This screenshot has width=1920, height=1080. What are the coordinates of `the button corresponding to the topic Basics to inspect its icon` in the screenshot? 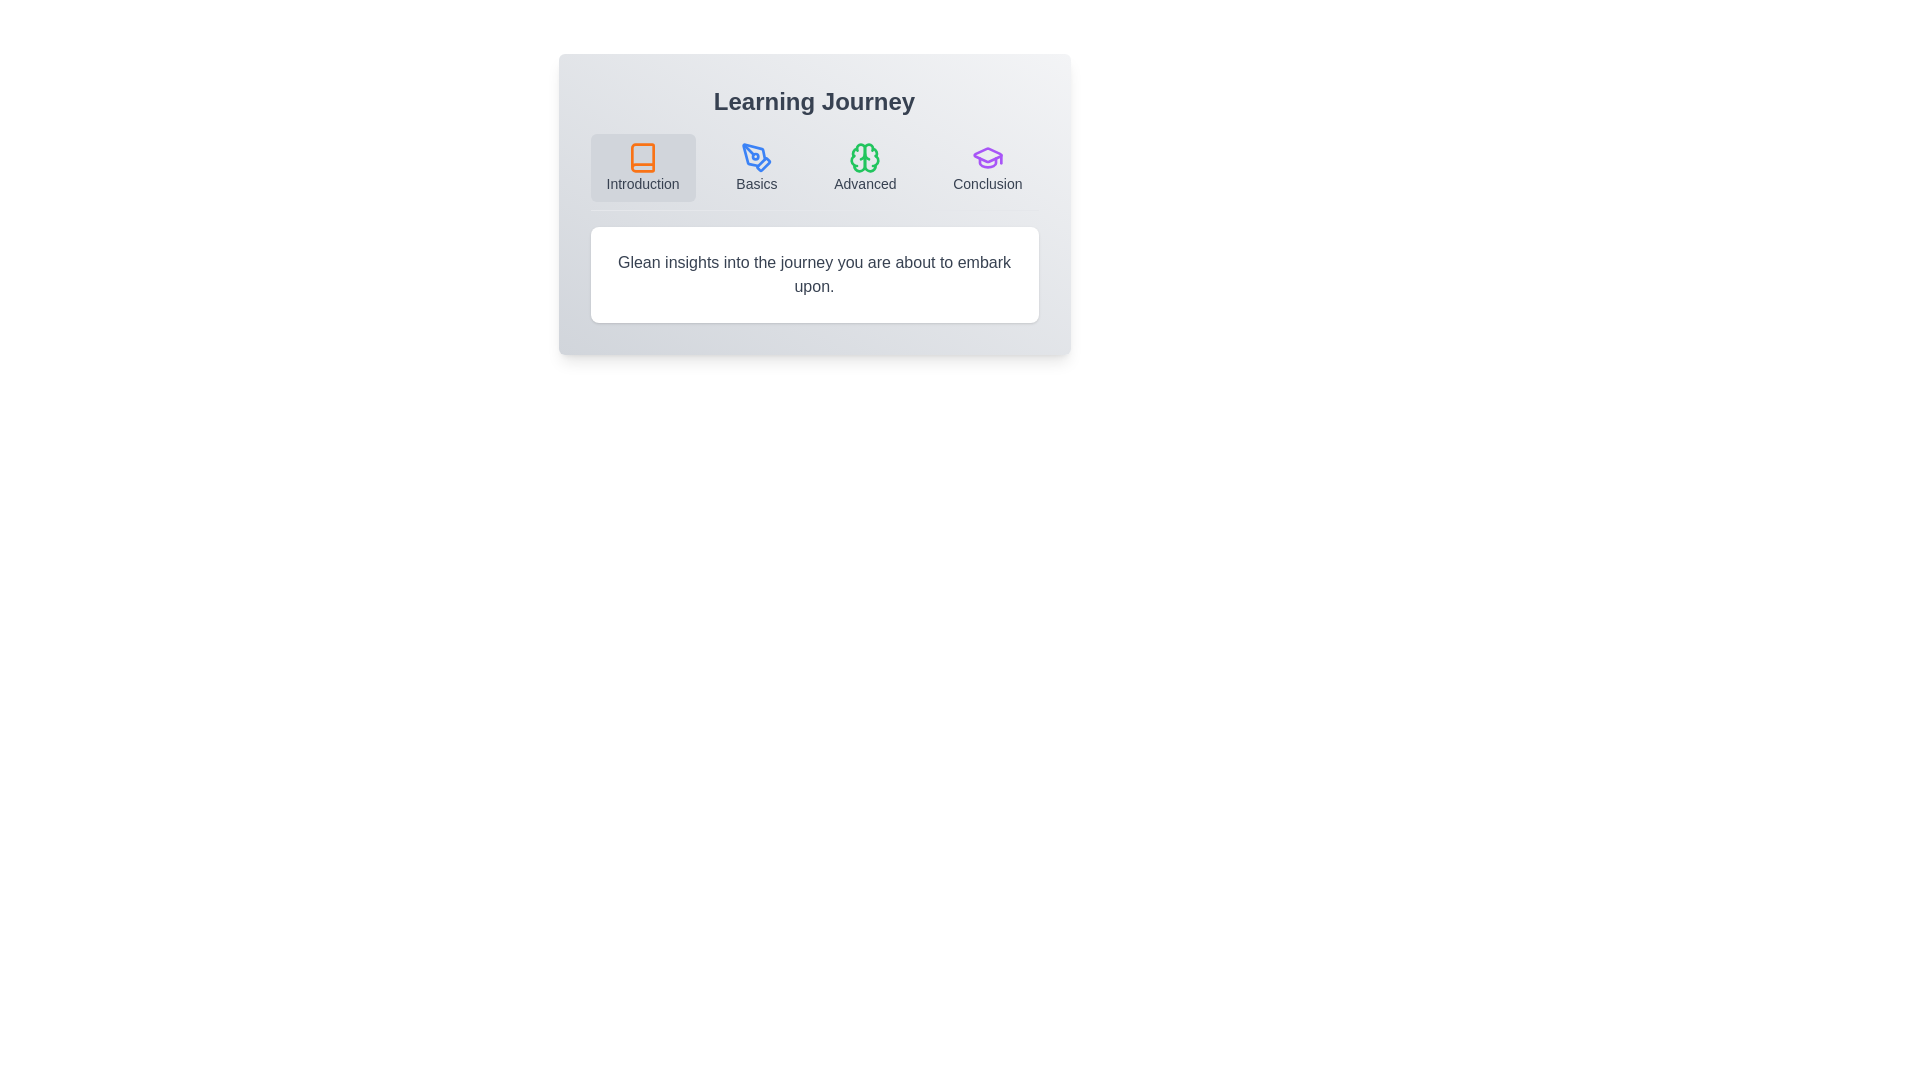 It's located at (754, 167).